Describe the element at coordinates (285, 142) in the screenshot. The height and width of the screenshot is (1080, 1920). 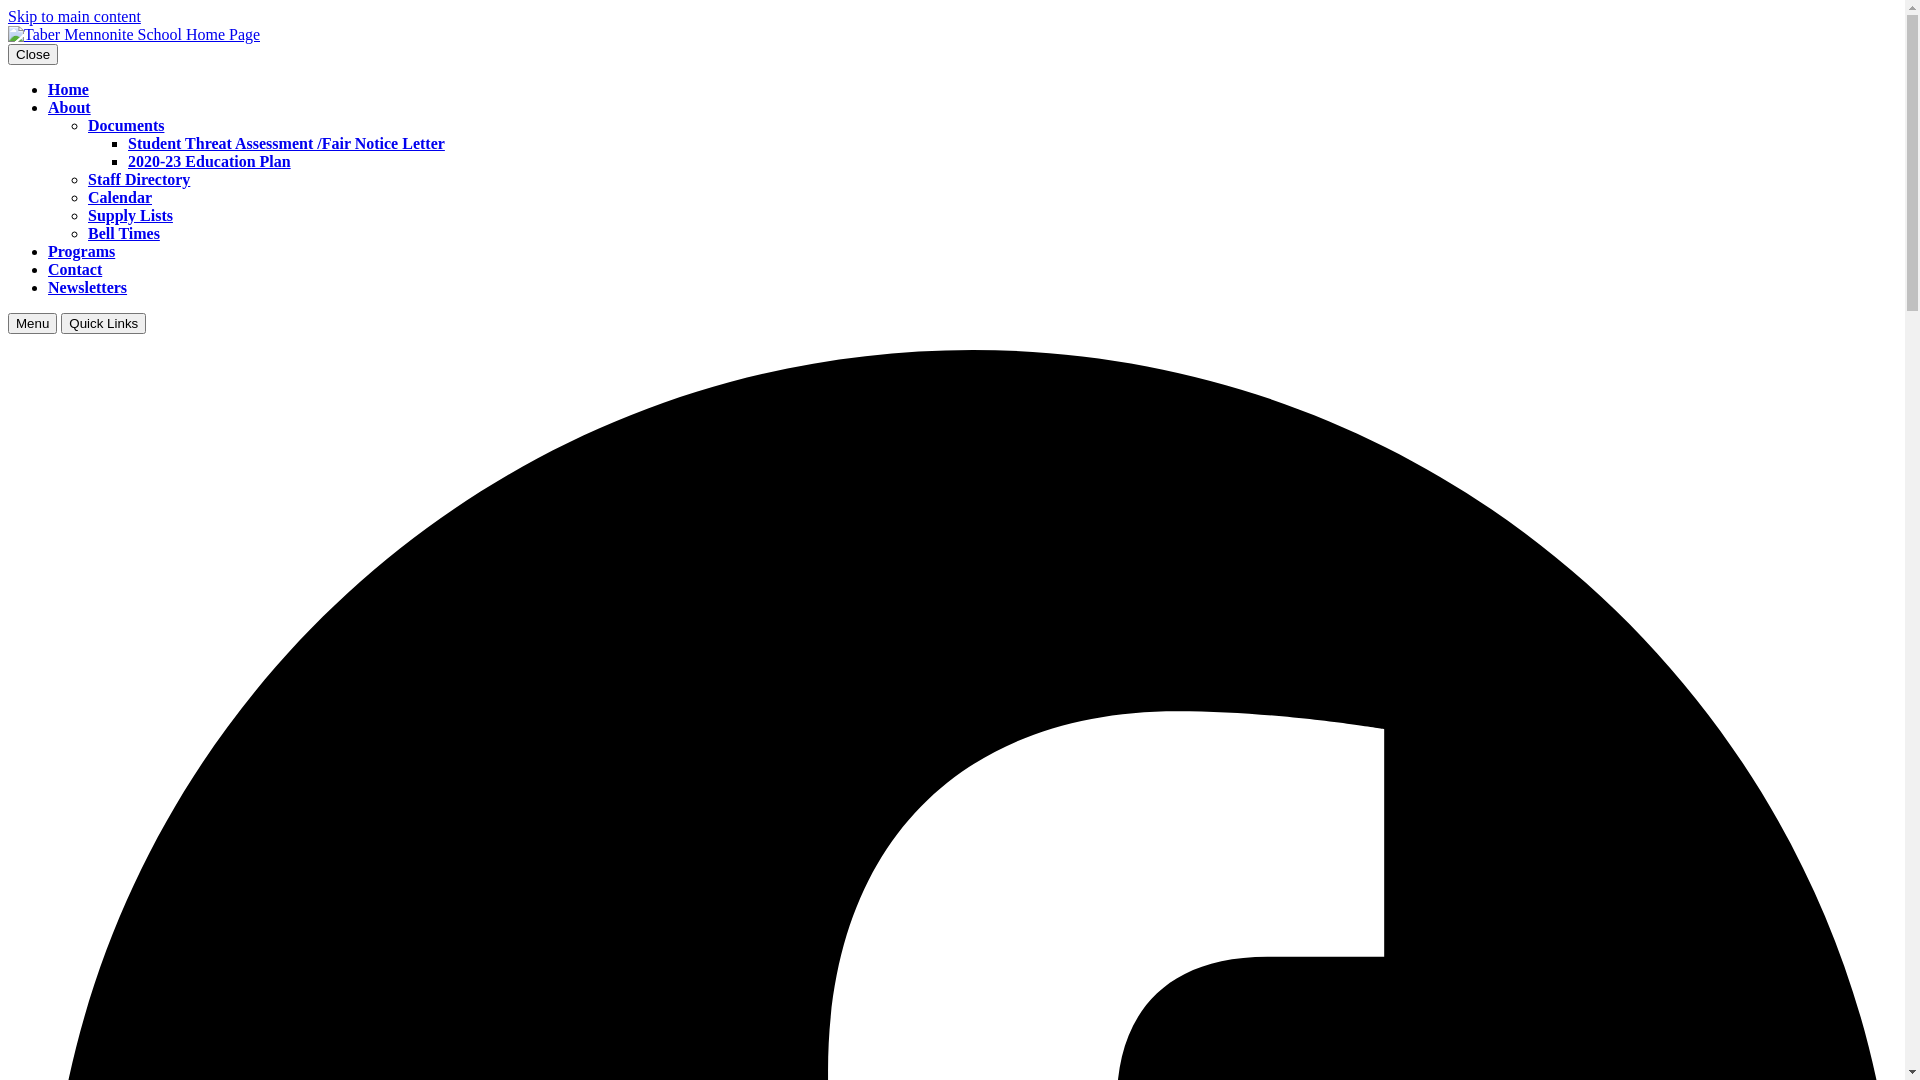
I see `'Student Threat Assessment /Fair Notice Letter'` at that location.